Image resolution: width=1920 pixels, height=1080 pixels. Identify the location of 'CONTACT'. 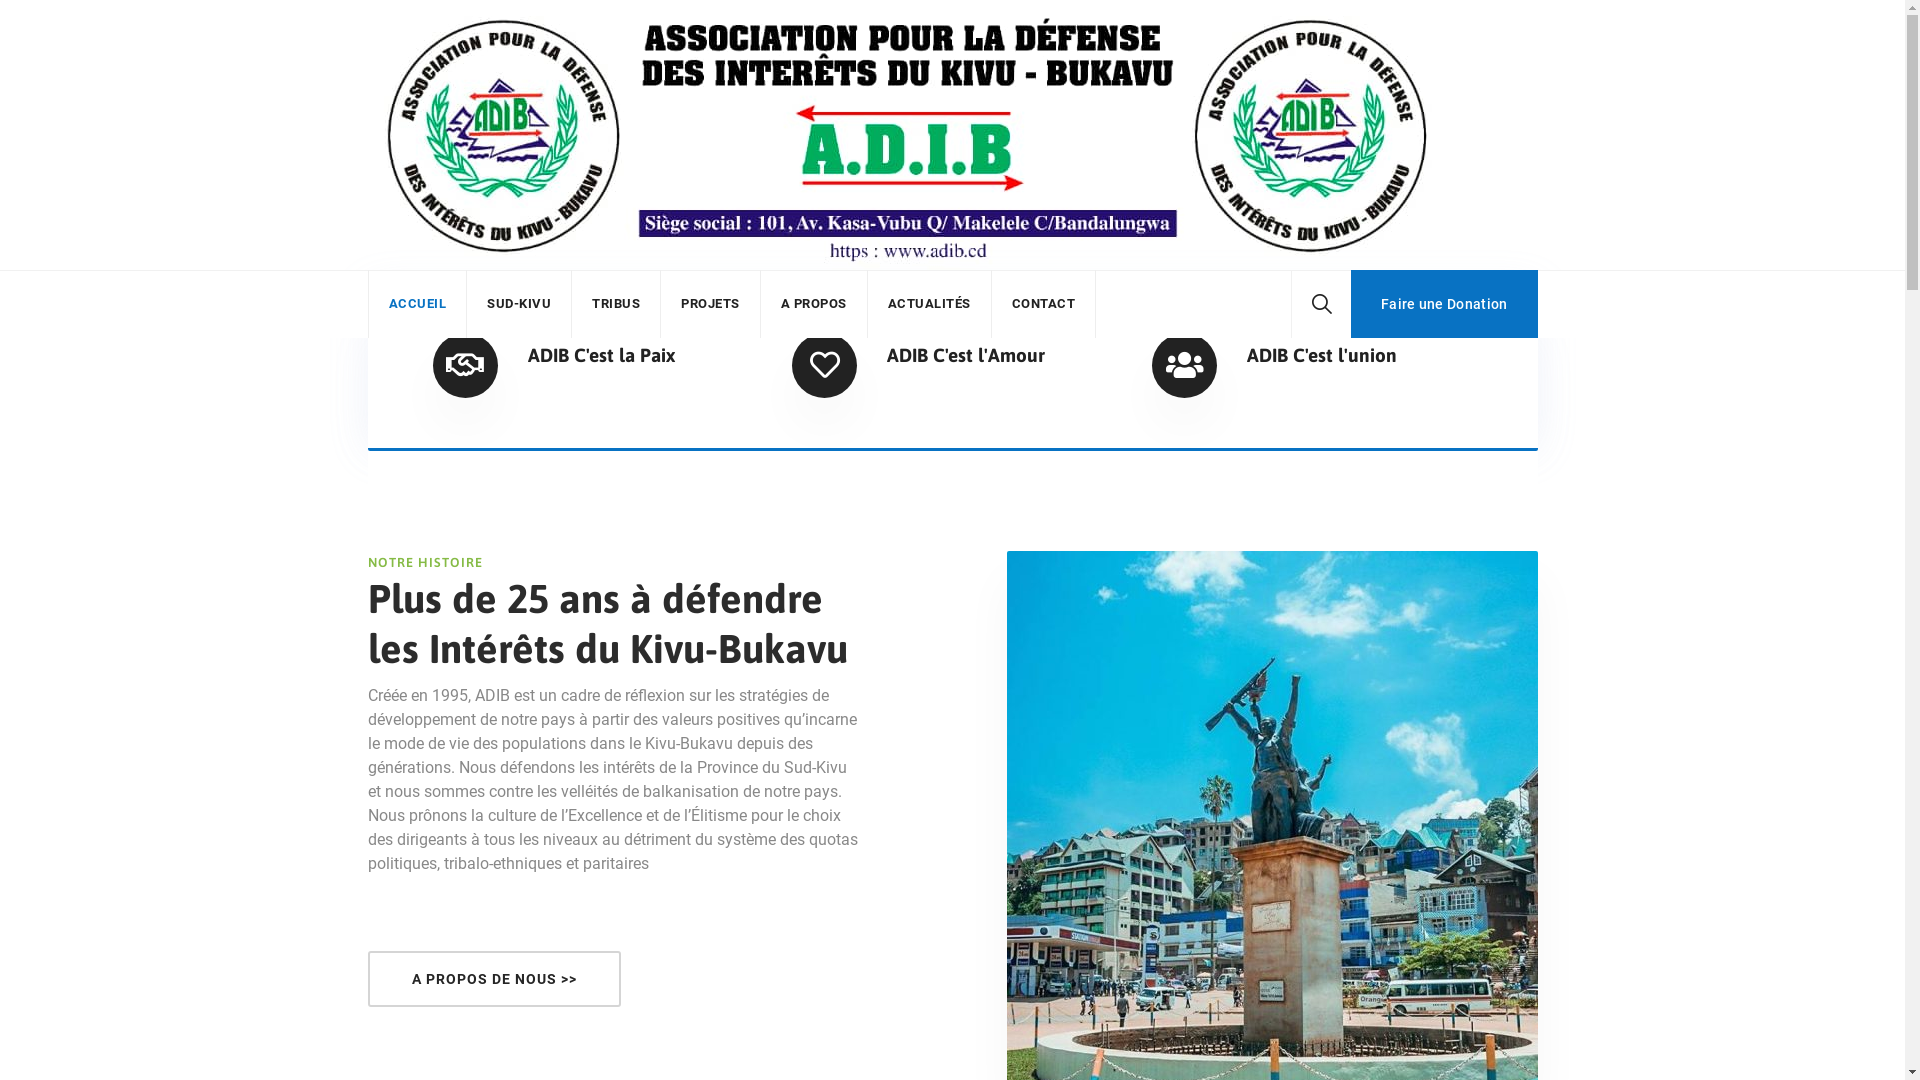
(1042, 304).